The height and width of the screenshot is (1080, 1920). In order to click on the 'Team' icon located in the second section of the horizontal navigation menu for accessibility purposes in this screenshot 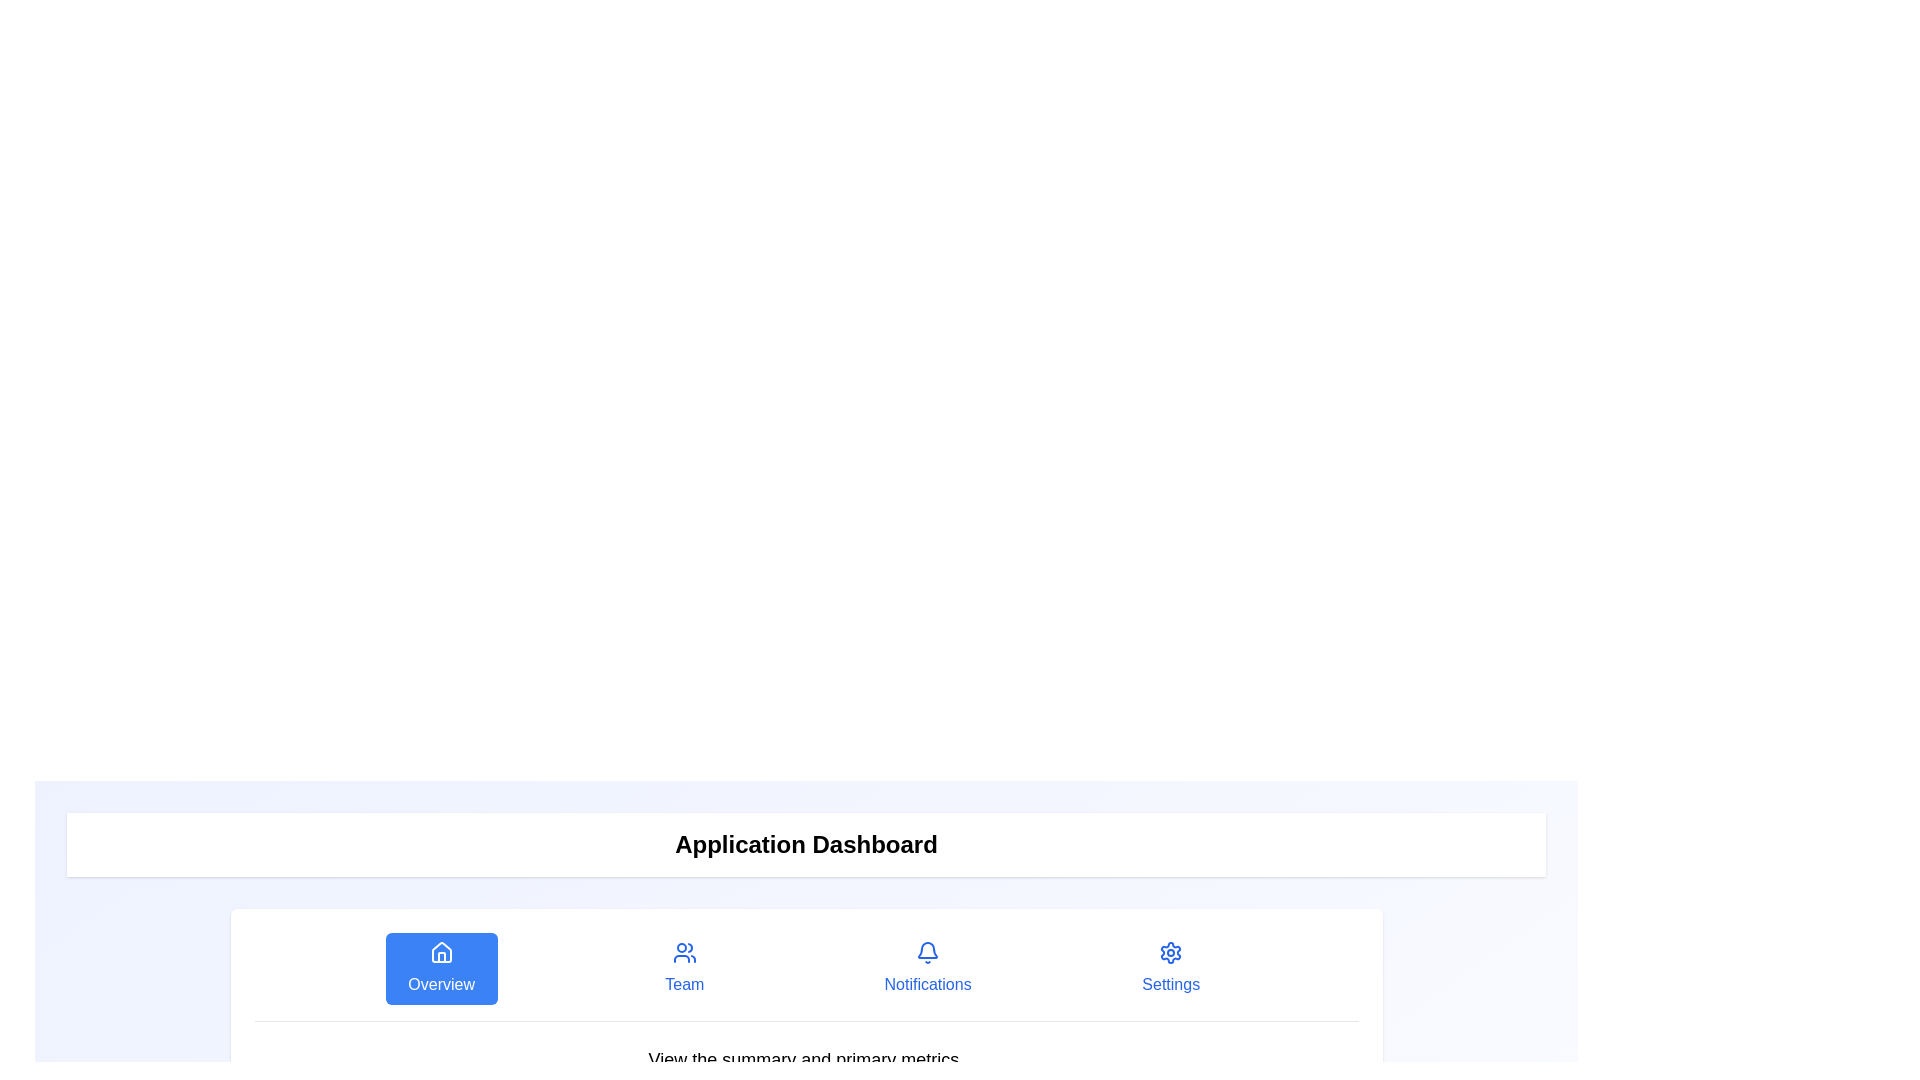, I will do `click(684, 951)`.